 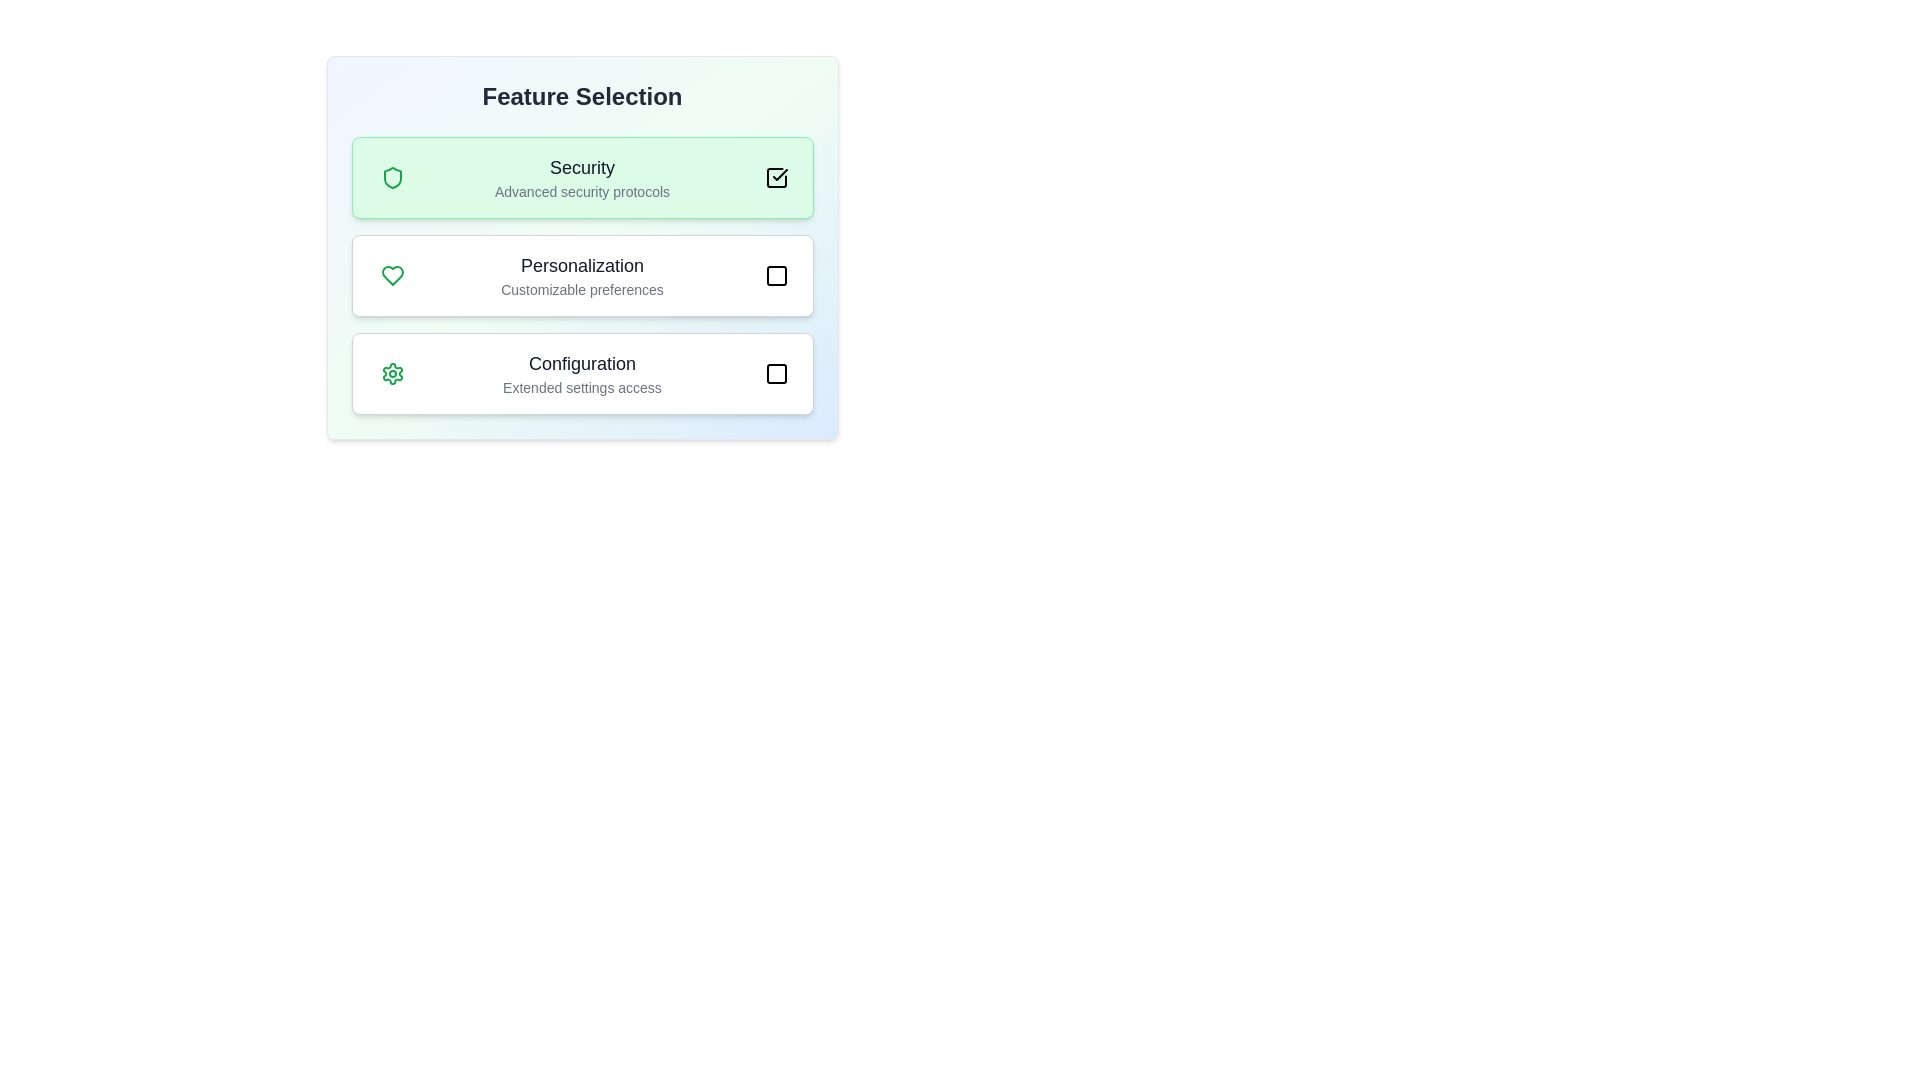 I want to click on the 'Configuration' text label, which is bold, medium-sized, and dark gray, located centrally within the third selectable card labeled 'Configuration', so click(x=581, y=363).